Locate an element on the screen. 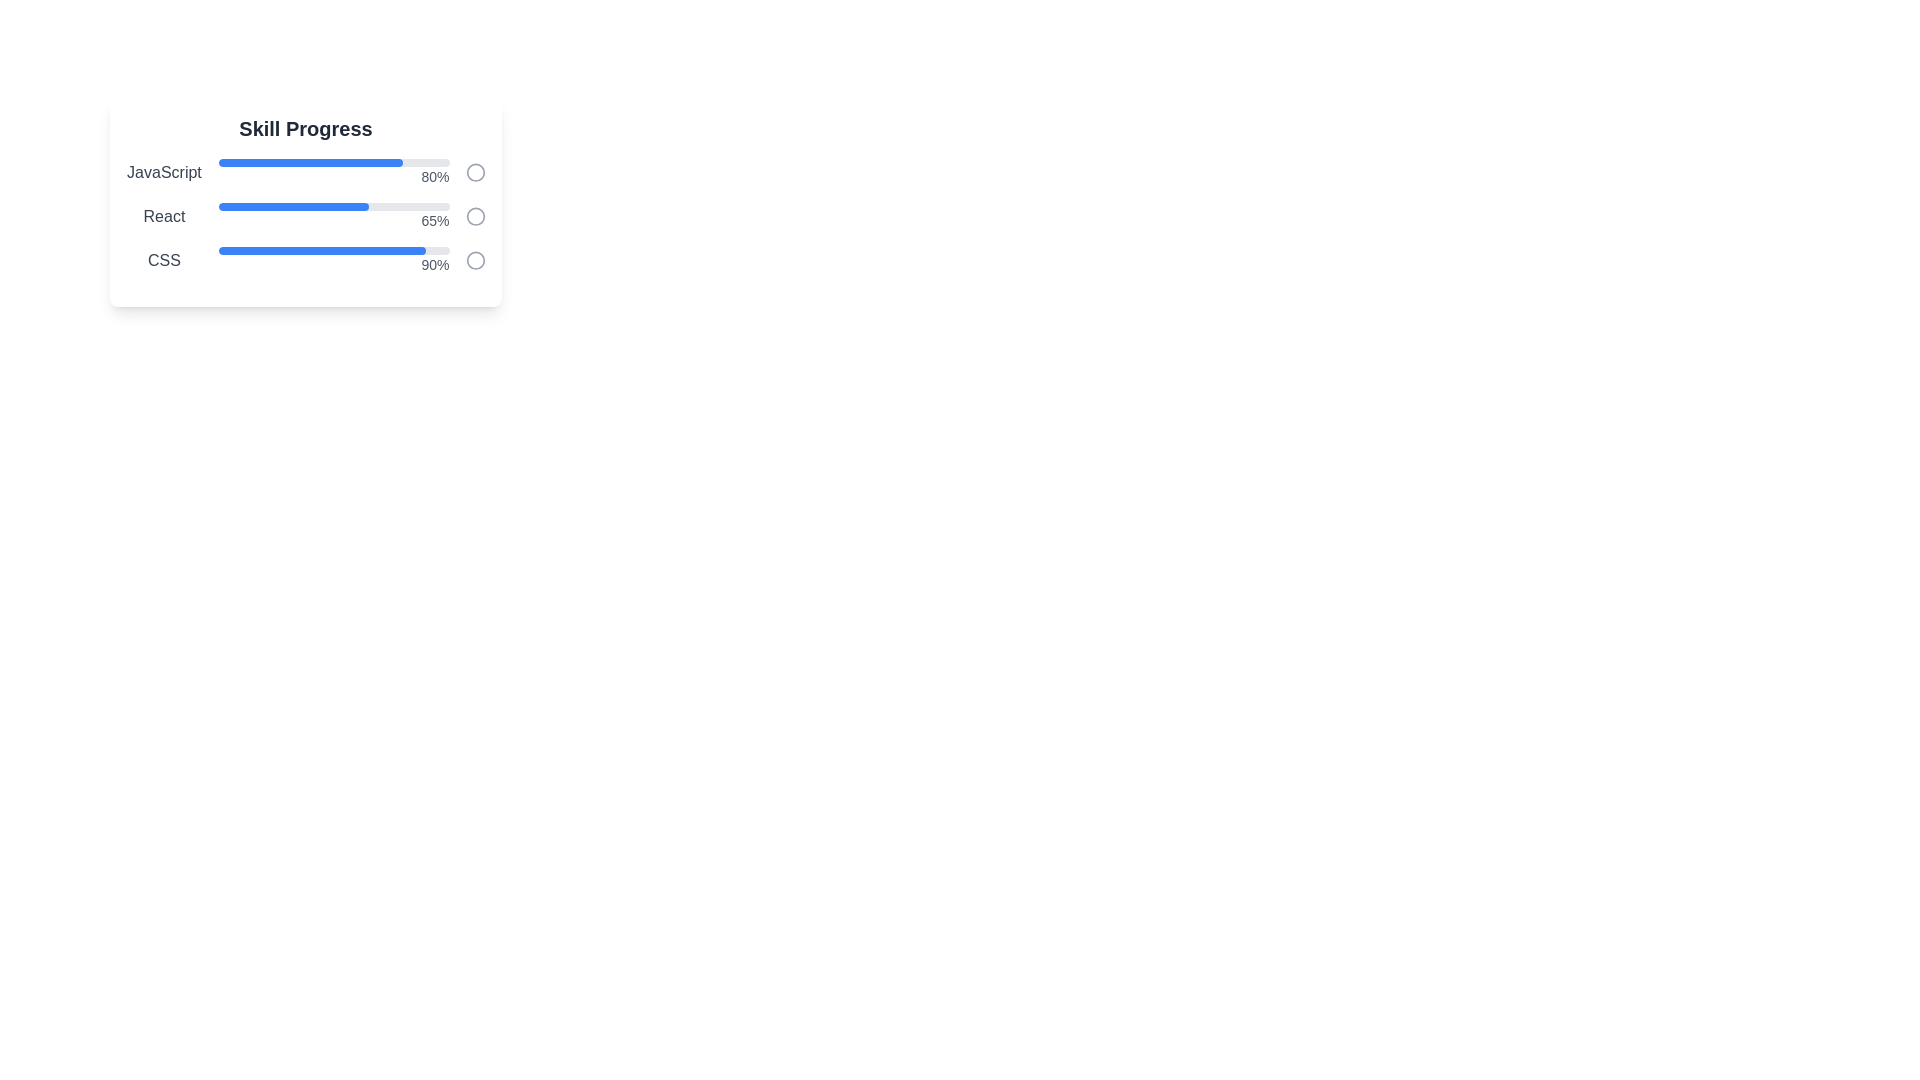  the blue progress bar representing 90% proficiency in 'CSS' located in the 'Skill Progress' section is located at coordinates (322, 249).